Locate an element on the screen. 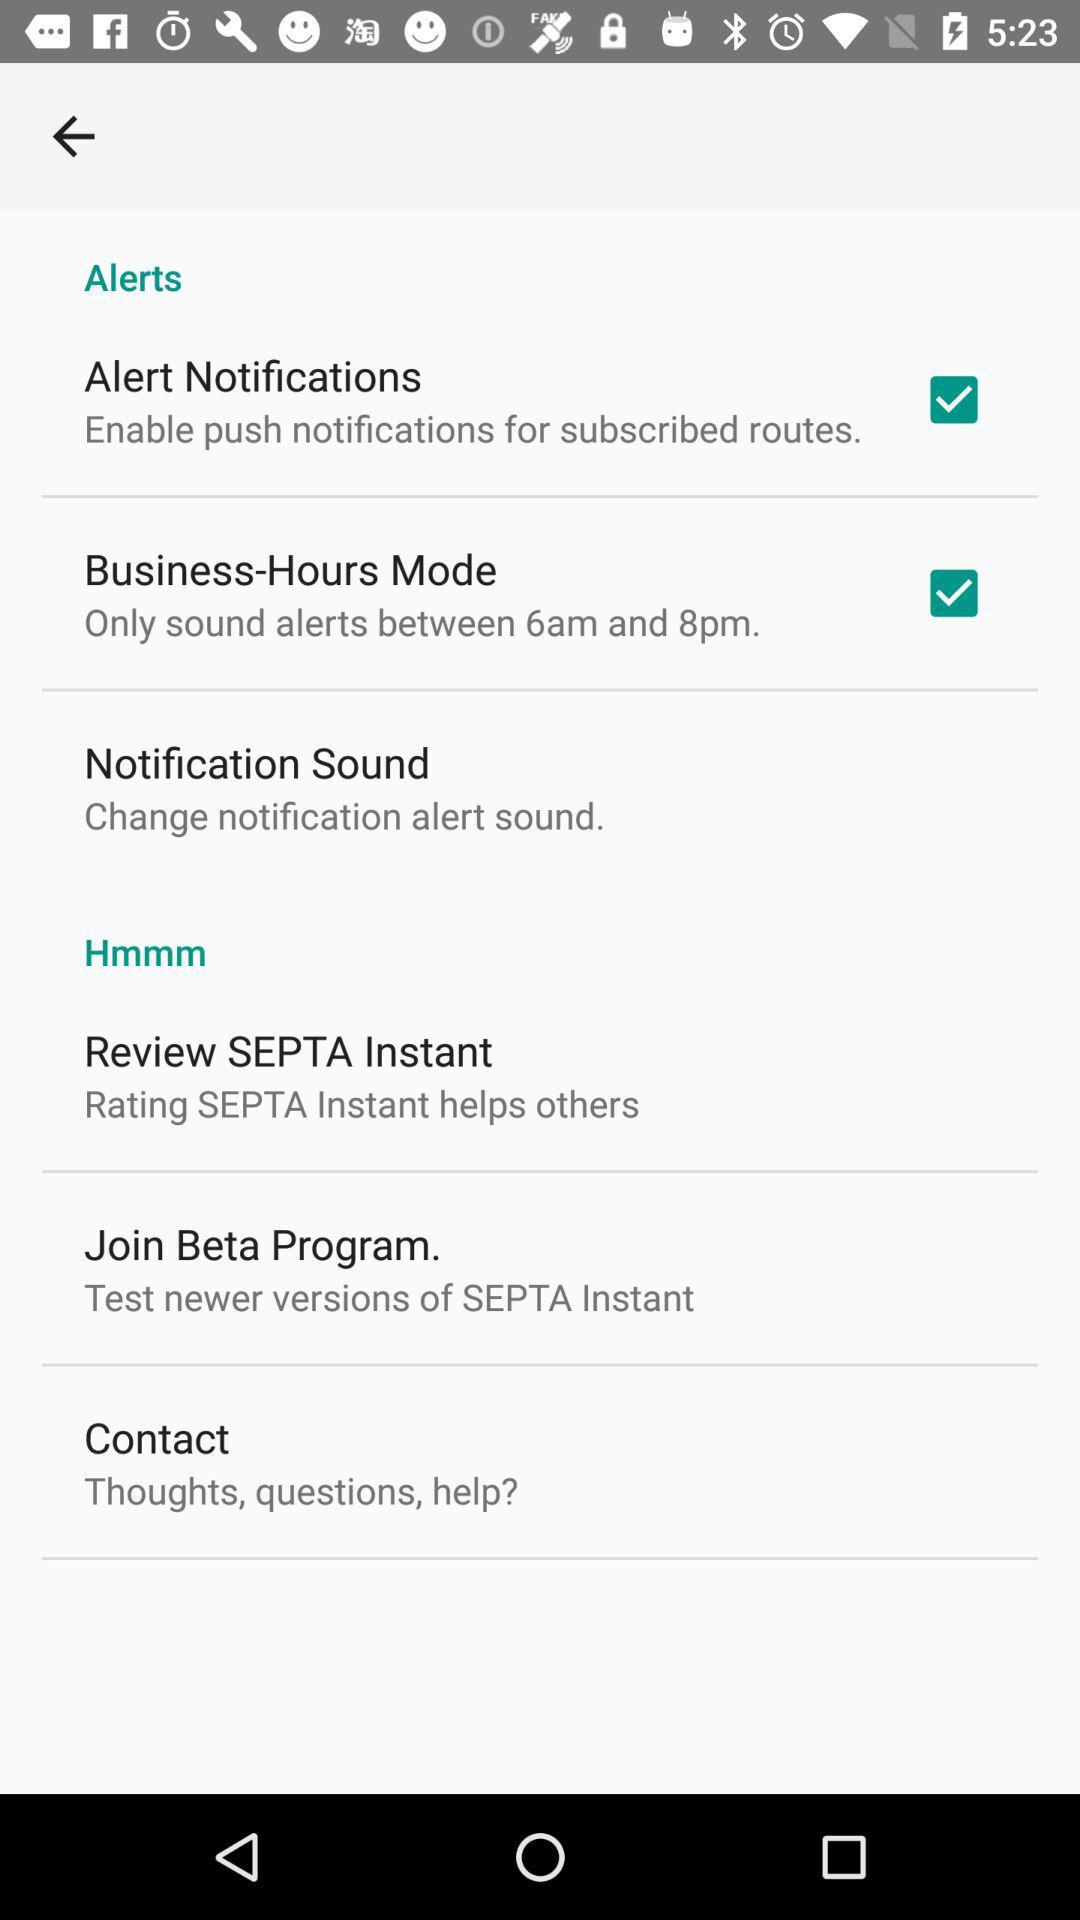 This screenshot has width=1080, height=1920. test newer versions item is located at coordinates (389, 1296).